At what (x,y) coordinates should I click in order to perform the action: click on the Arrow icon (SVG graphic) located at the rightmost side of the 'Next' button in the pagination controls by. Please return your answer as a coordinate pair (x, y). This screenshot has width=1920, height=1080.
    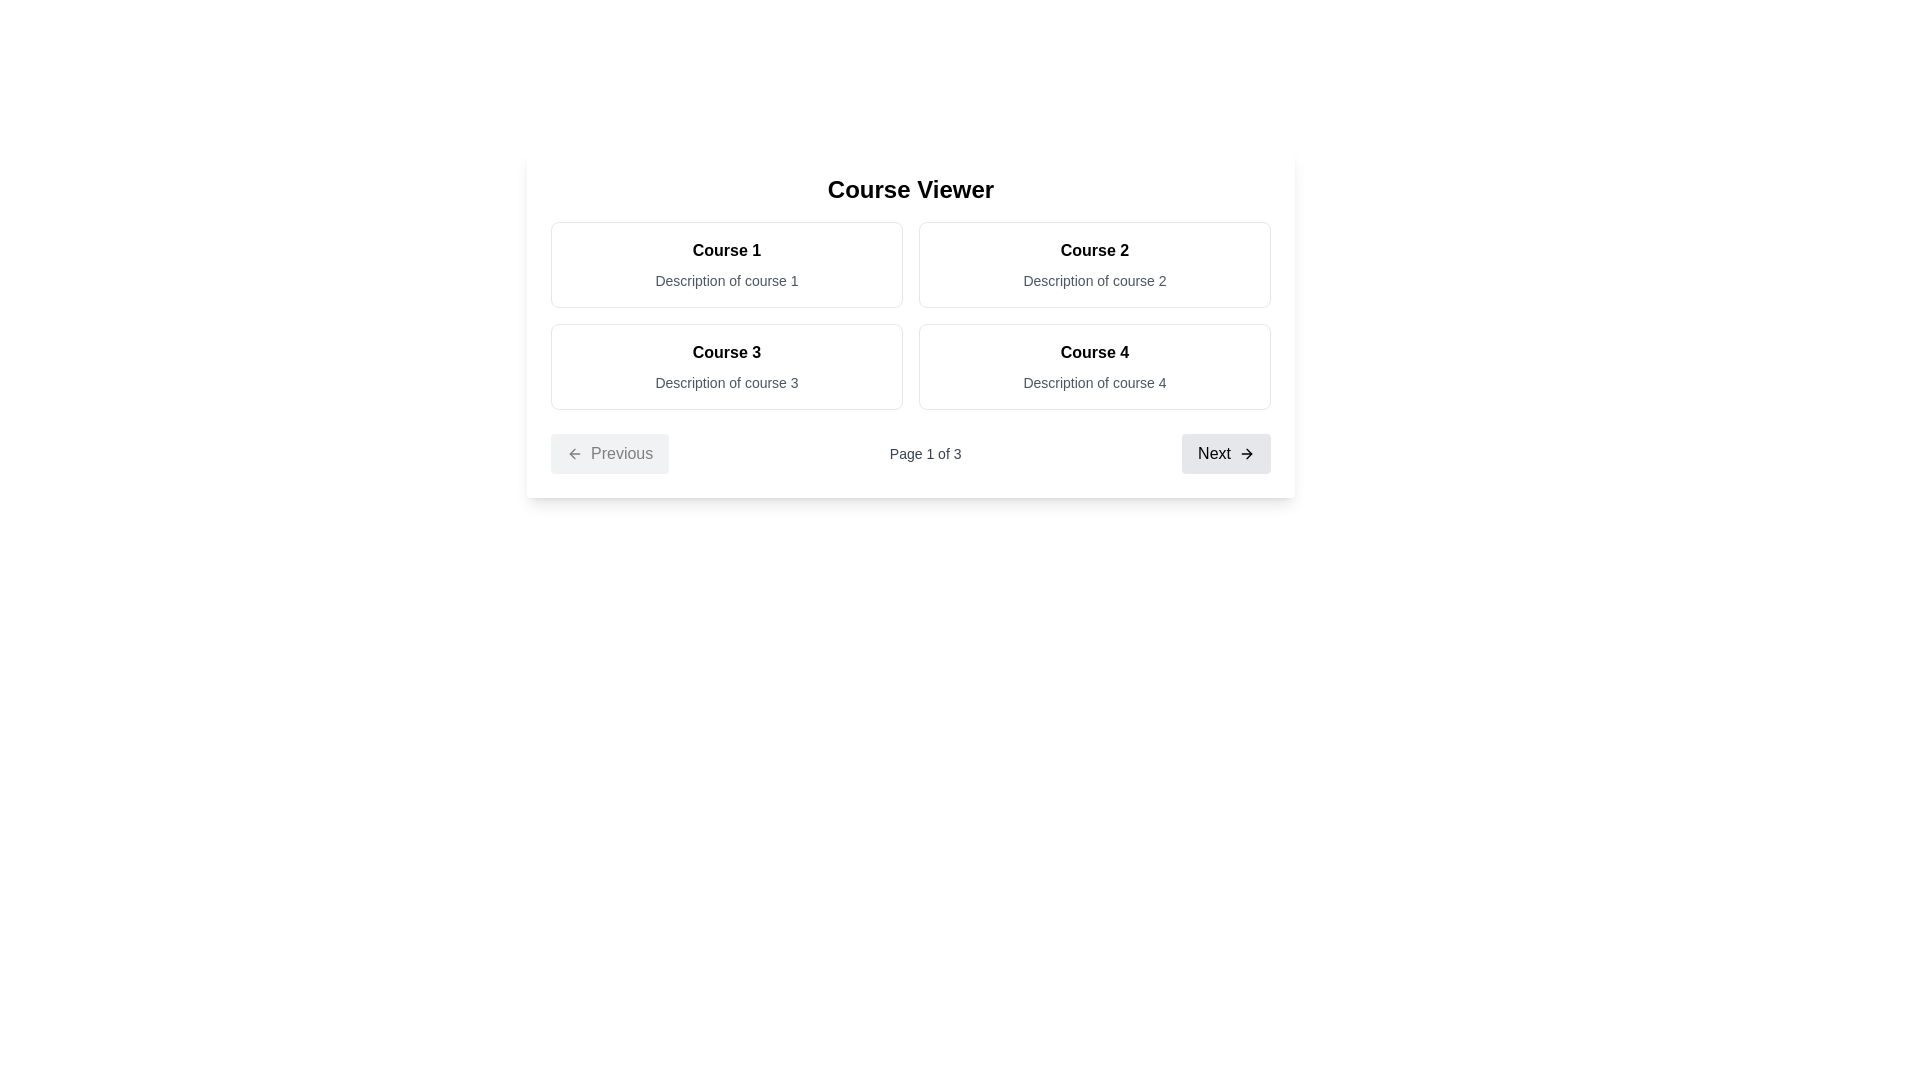
    Looking at the image, I should click on (1246, 454).